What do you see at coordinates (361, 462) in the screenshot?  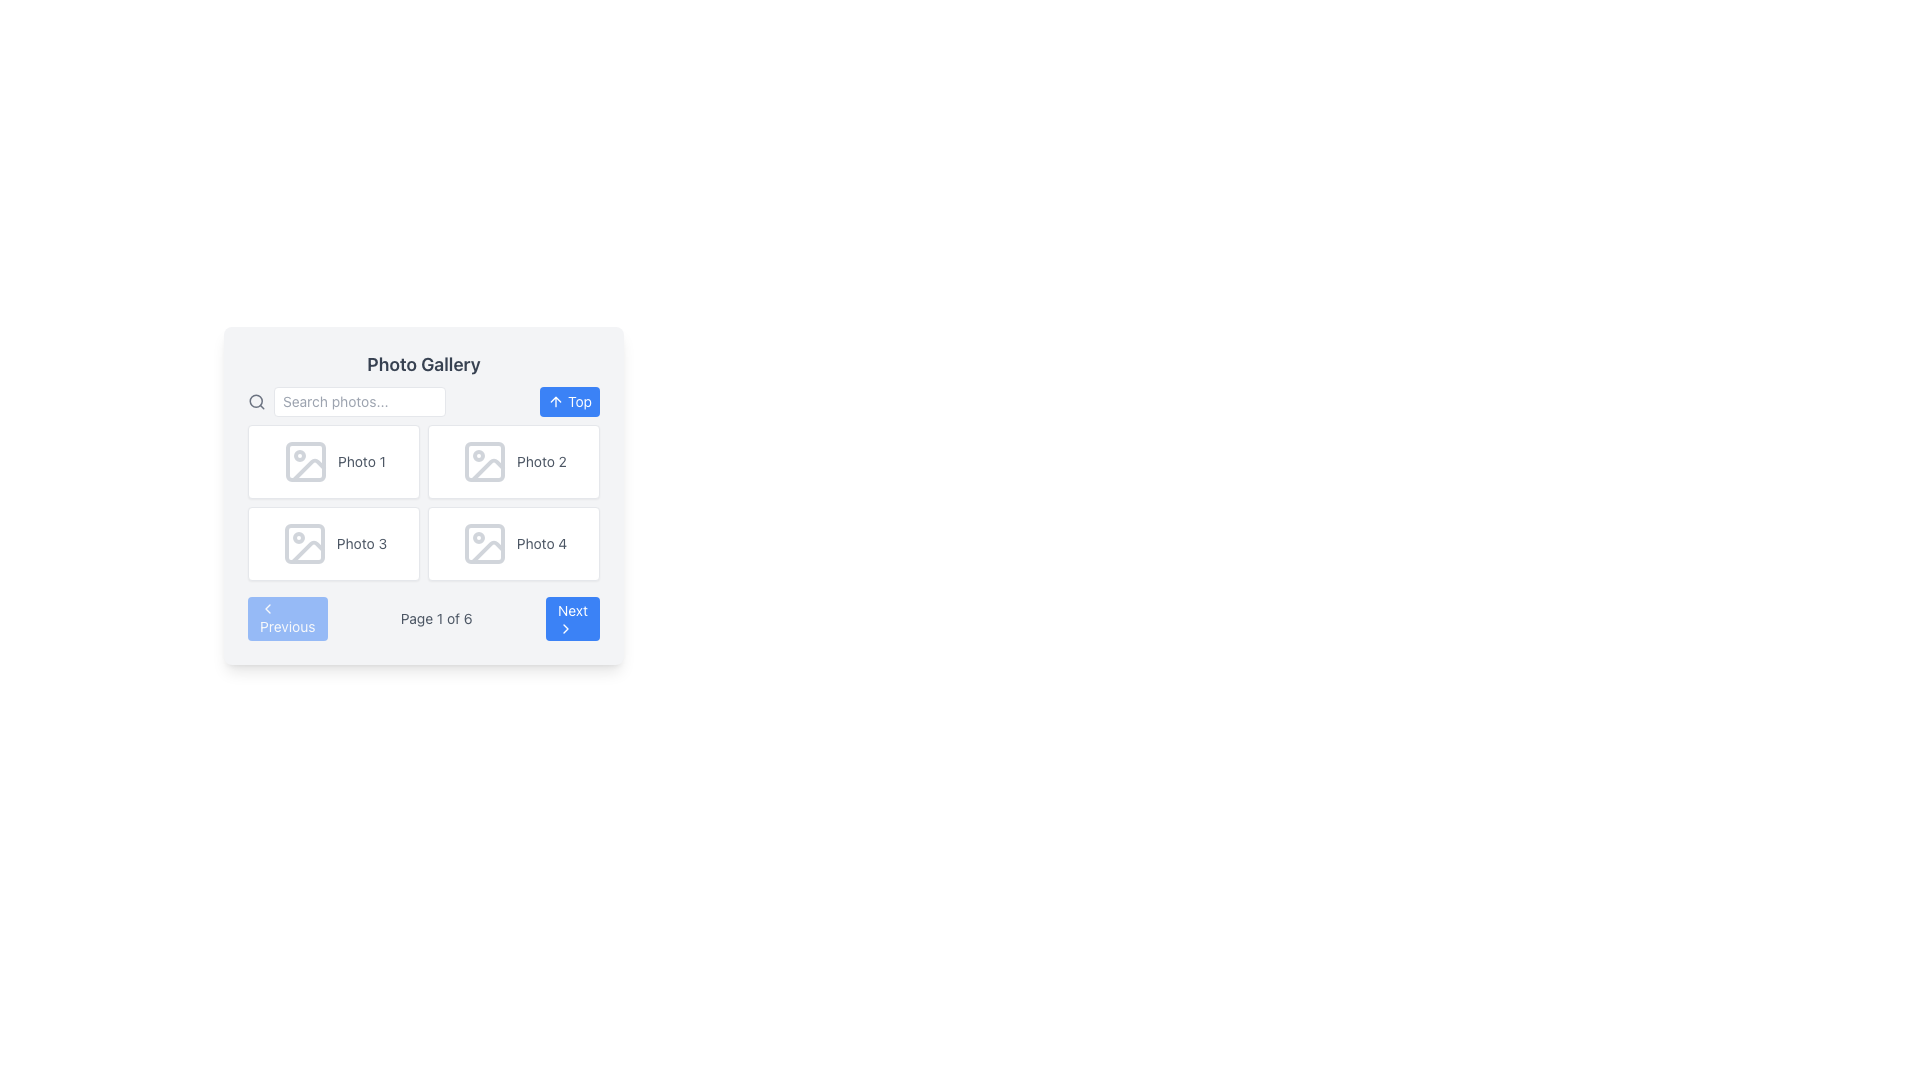 I see `text content of the static text label located in the top-left quadrant of the photo gallery panel, which serves as the title or label for an image` at bounding box center [361, 462].